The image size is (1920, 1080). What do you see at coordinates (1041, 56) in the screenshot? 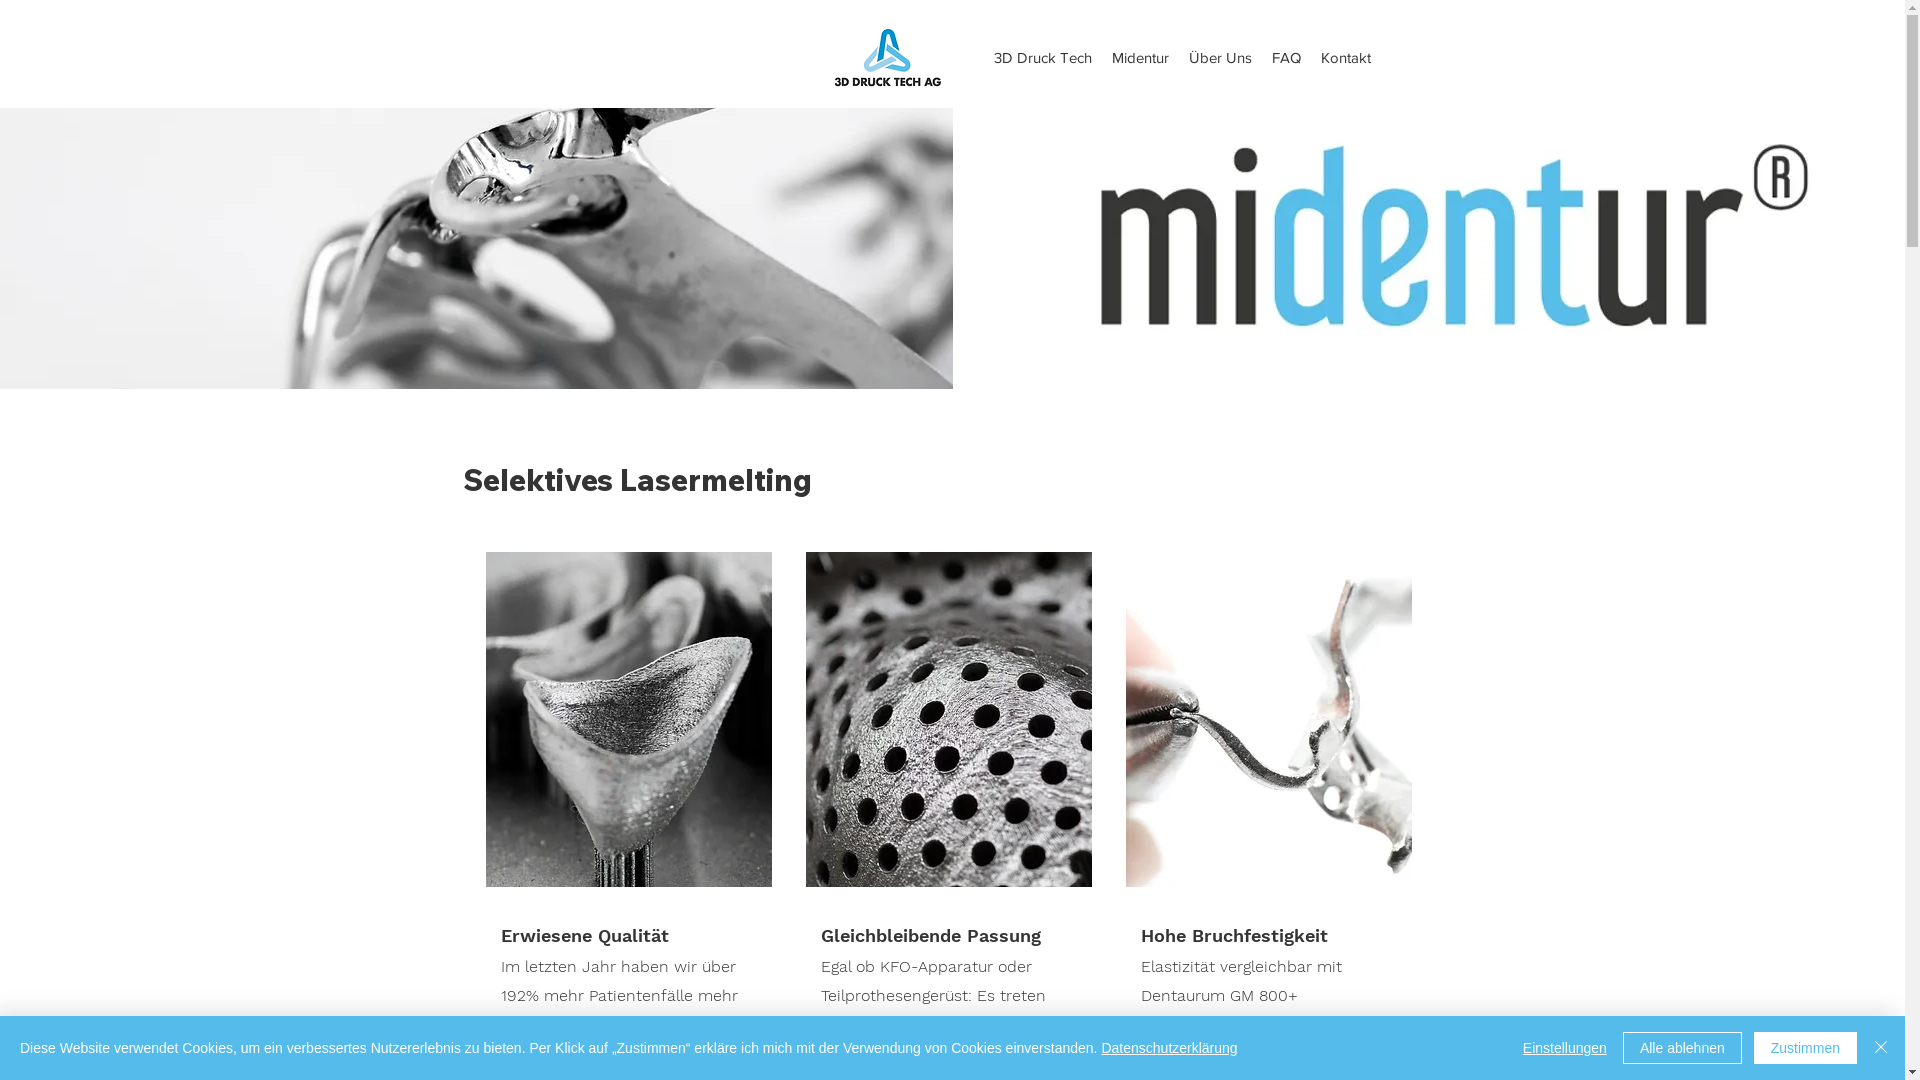
I see `'3D Druck Tech'` at bounding box center [1041, 56].